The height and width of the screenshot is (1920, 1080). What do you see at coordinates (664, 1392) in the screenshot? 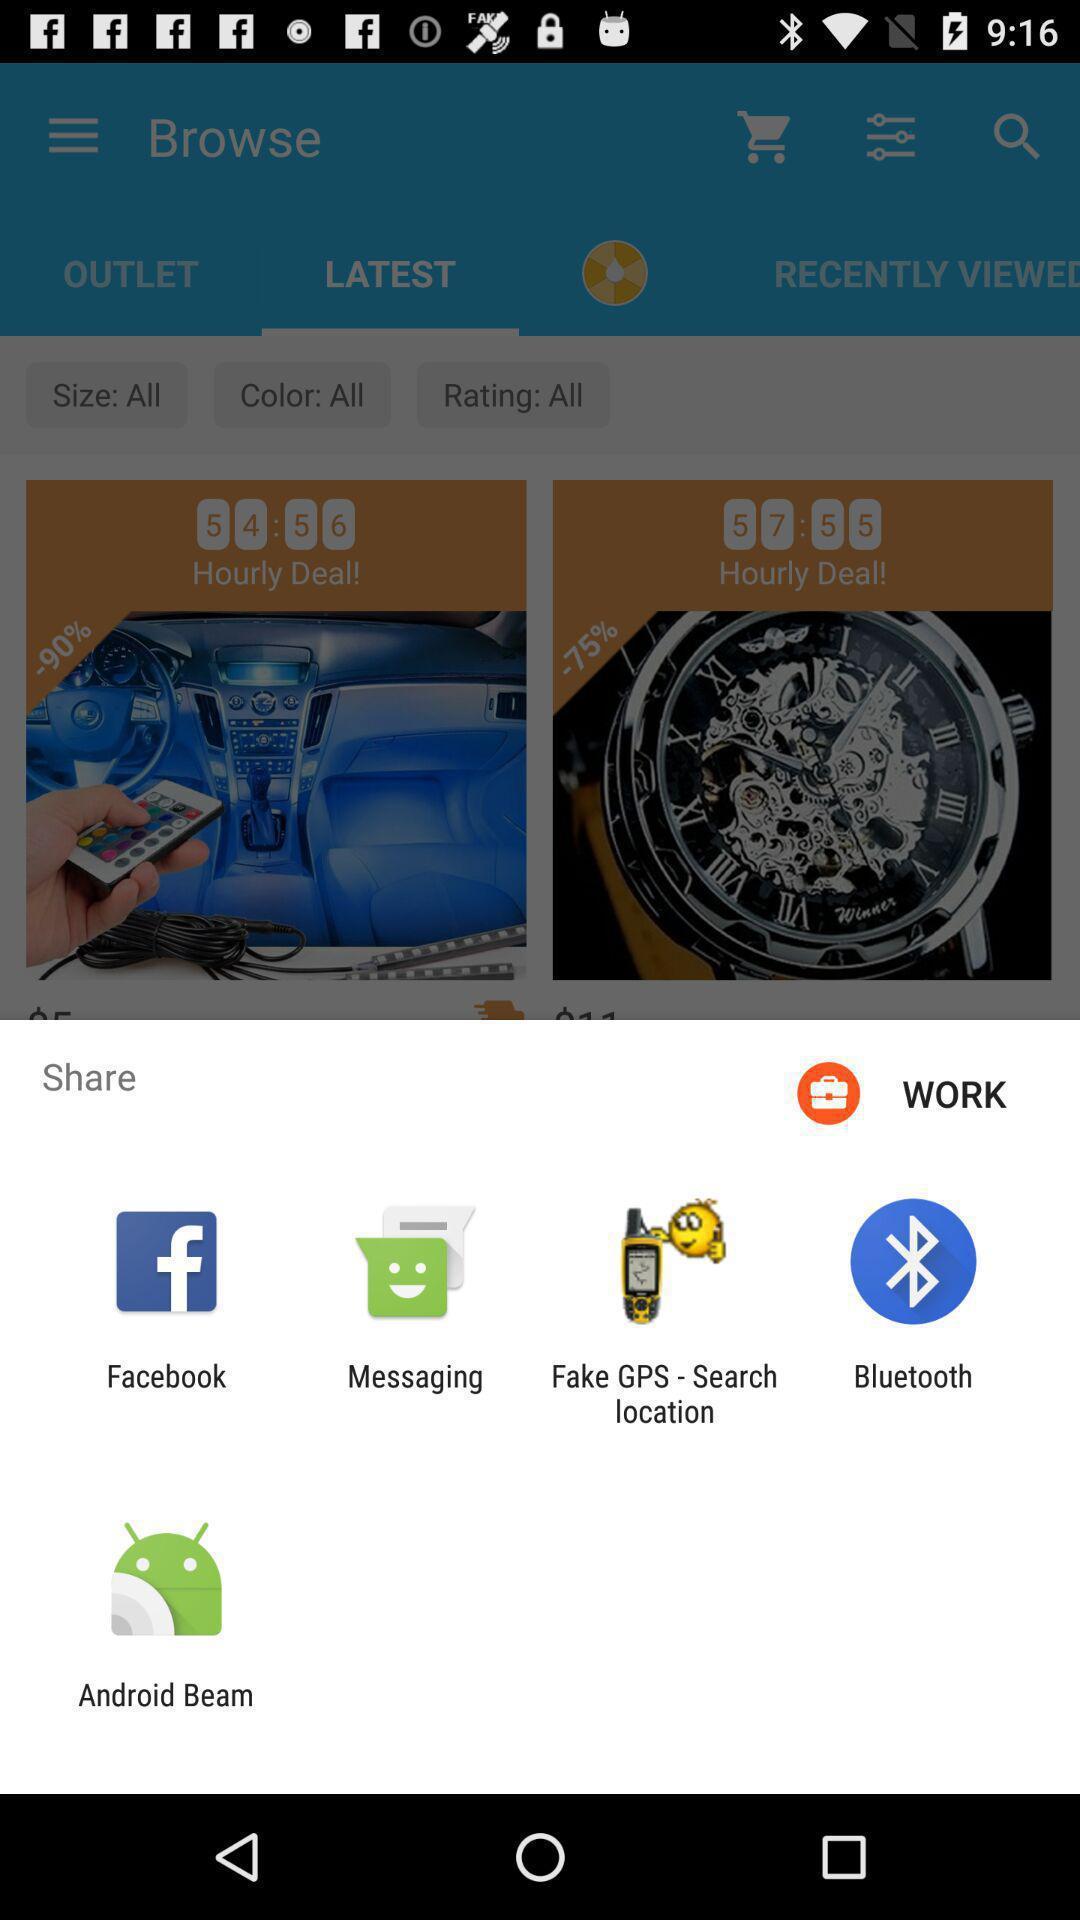
I see `item to the left of bluetooth` at bounding box center [664, 1392].